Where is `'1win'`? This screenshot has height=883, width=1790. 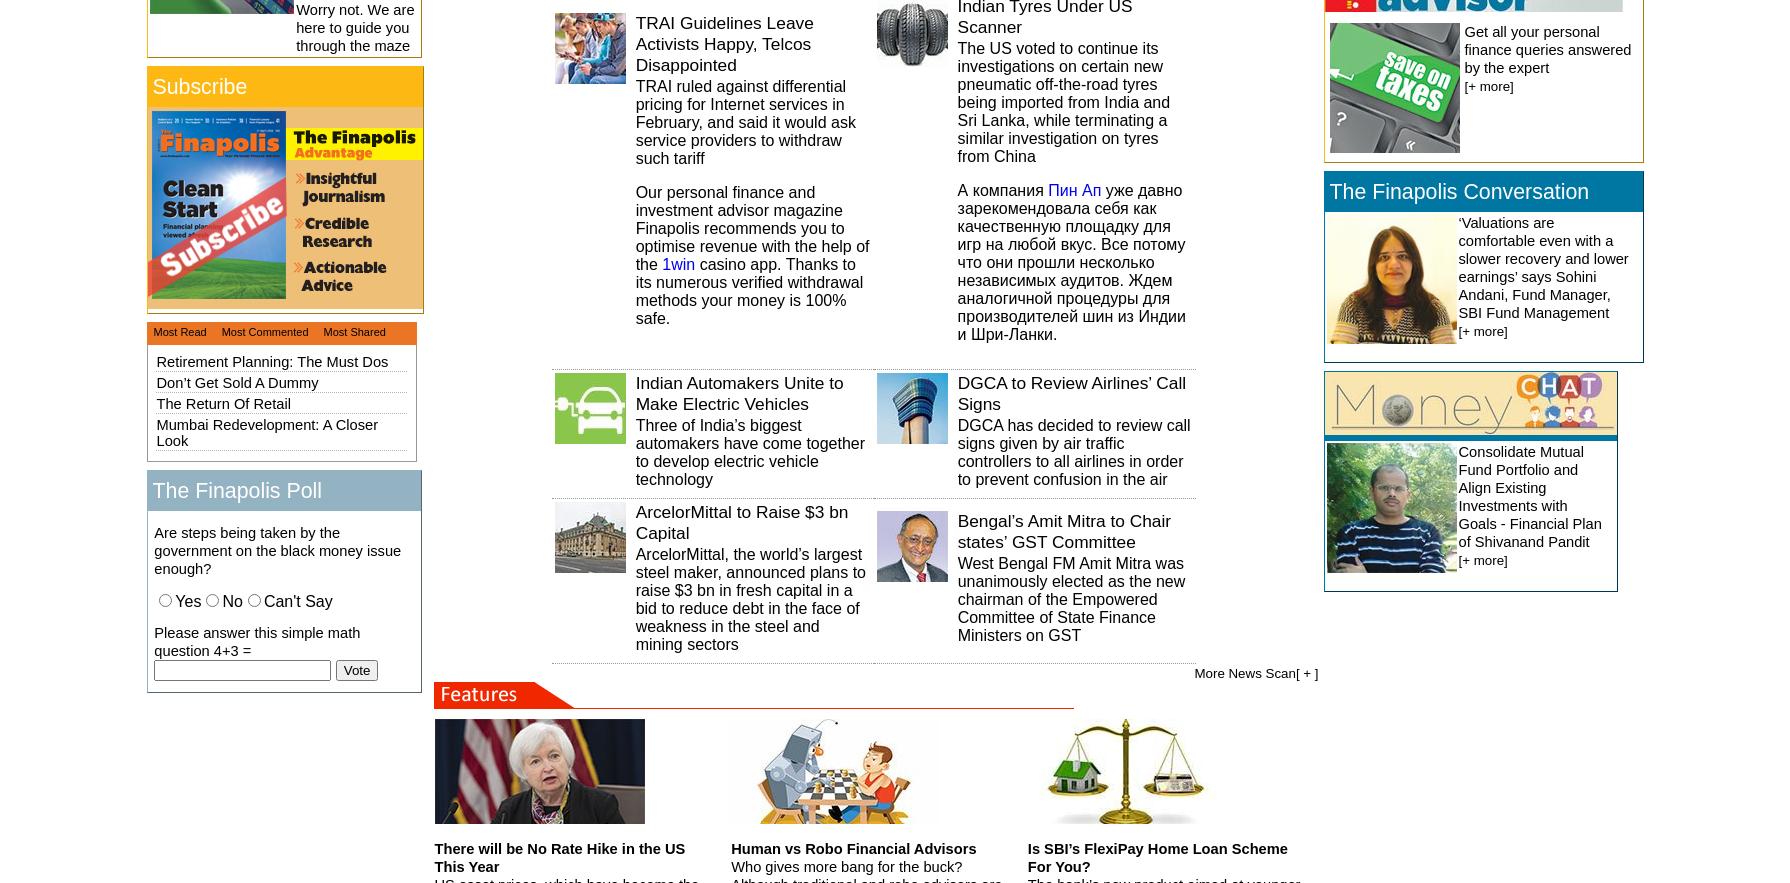 '1win' is located at coordinates (677, 262).